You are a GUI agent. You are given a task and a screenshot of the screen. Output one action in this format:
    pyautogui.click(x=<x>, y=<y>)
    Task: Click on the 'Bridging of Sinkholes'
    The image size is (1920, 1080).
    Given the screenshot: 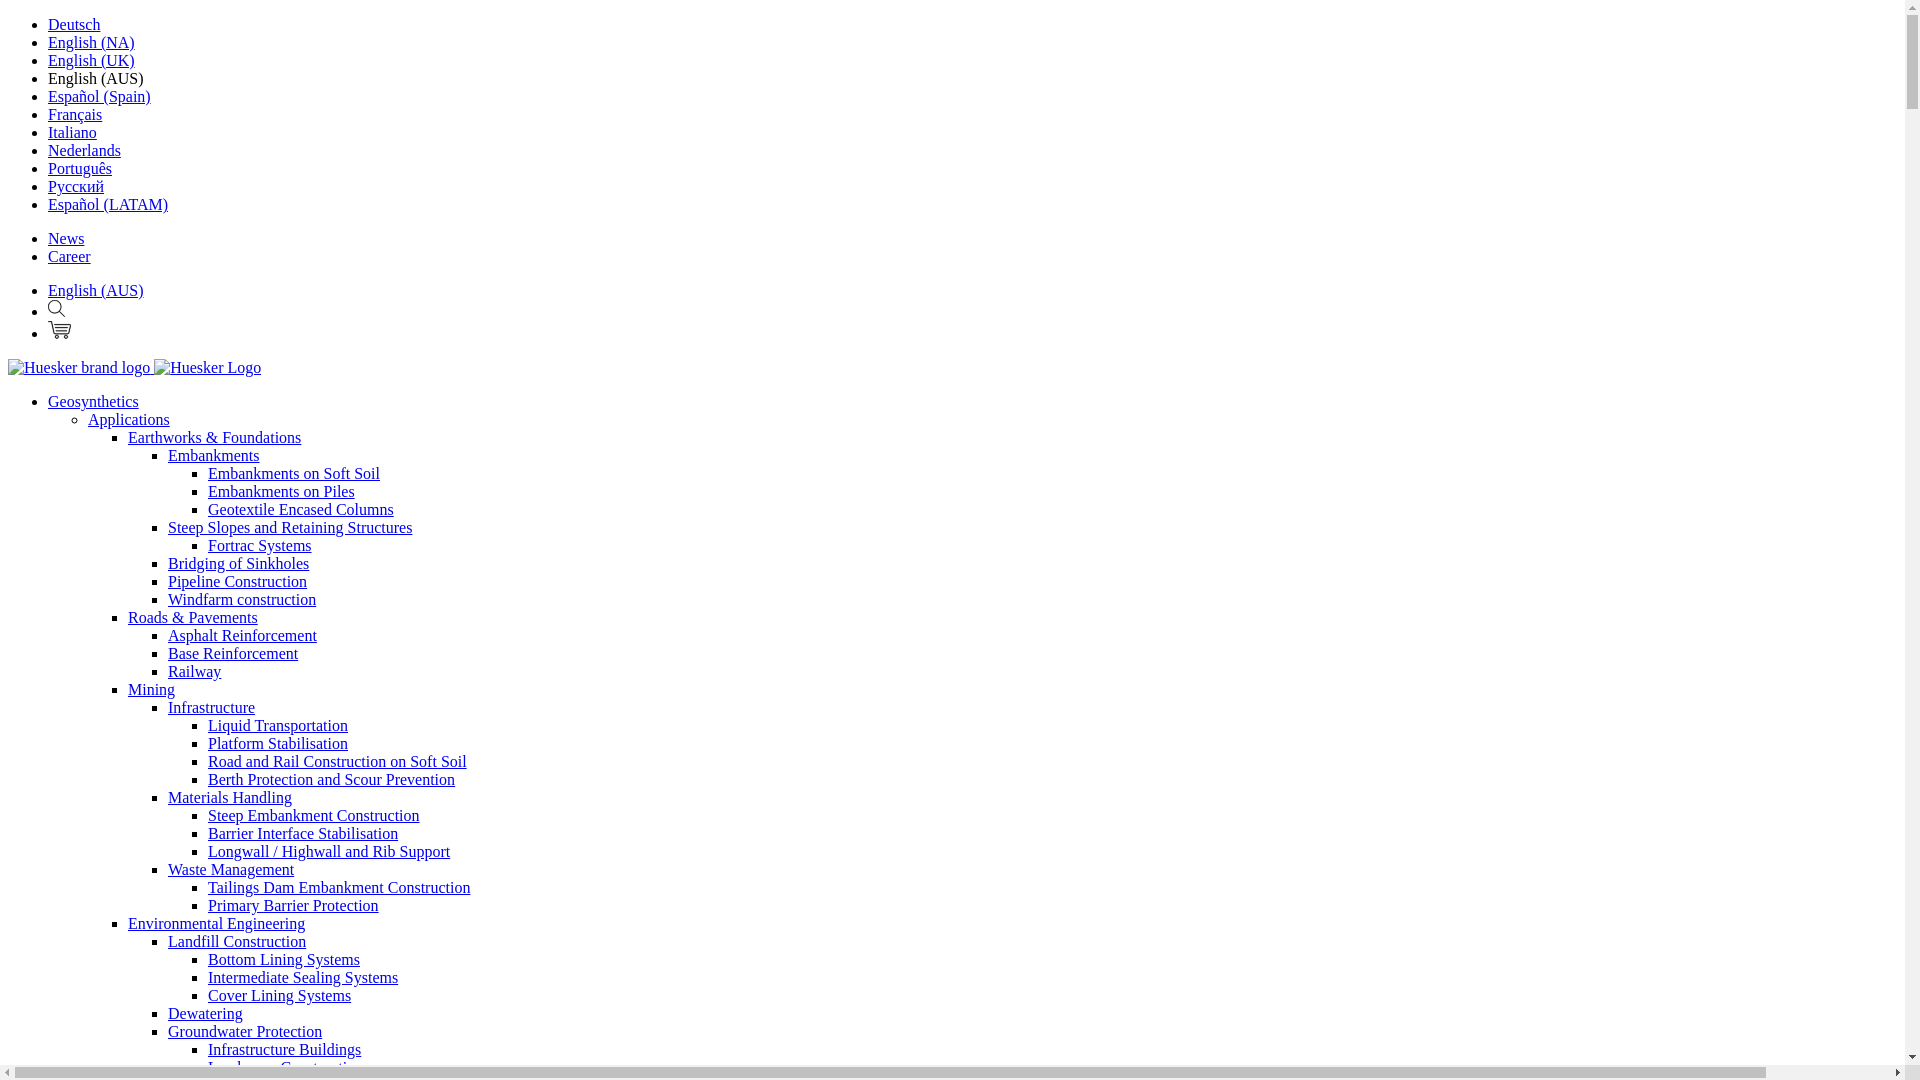 What is the action you would take?
    pyautogui.click(x=238, y=563)
    